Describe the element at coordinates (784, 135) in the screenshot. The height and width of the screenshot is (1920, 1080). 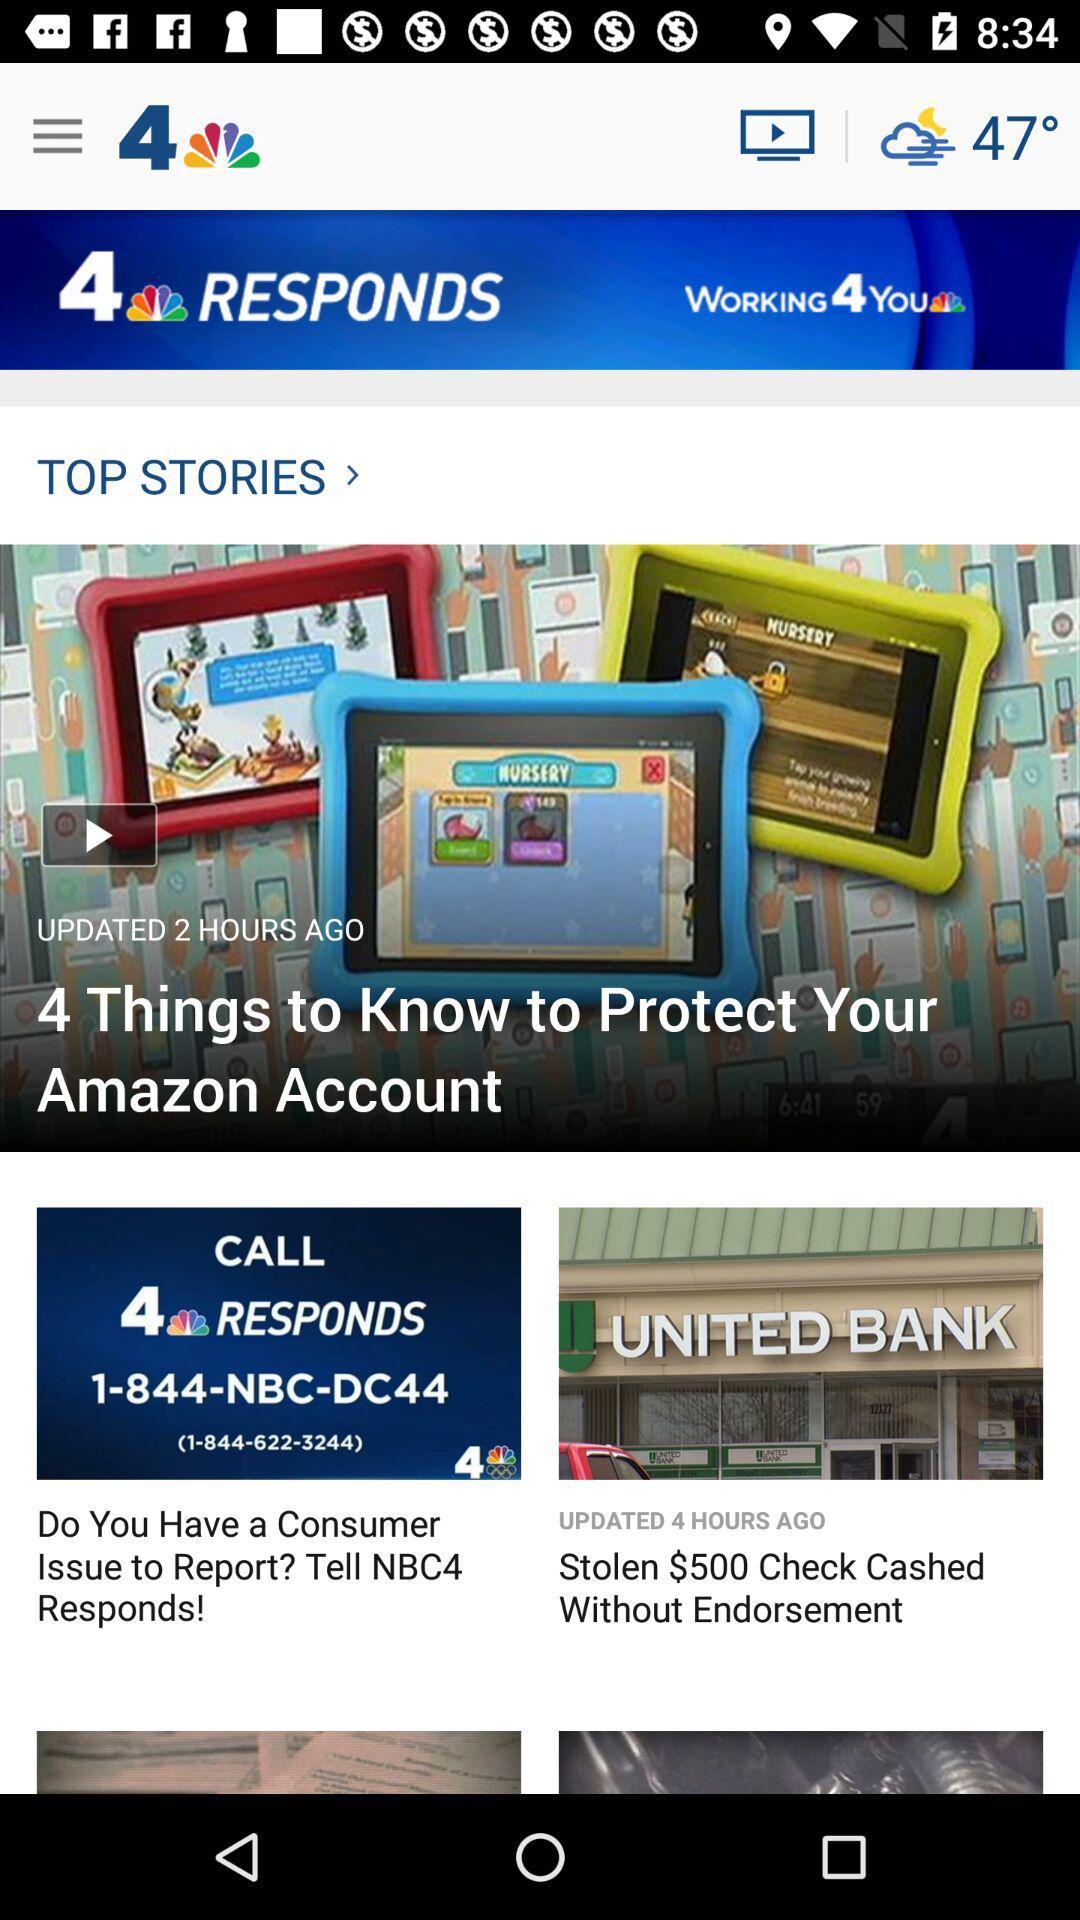
I see `news` at that location.